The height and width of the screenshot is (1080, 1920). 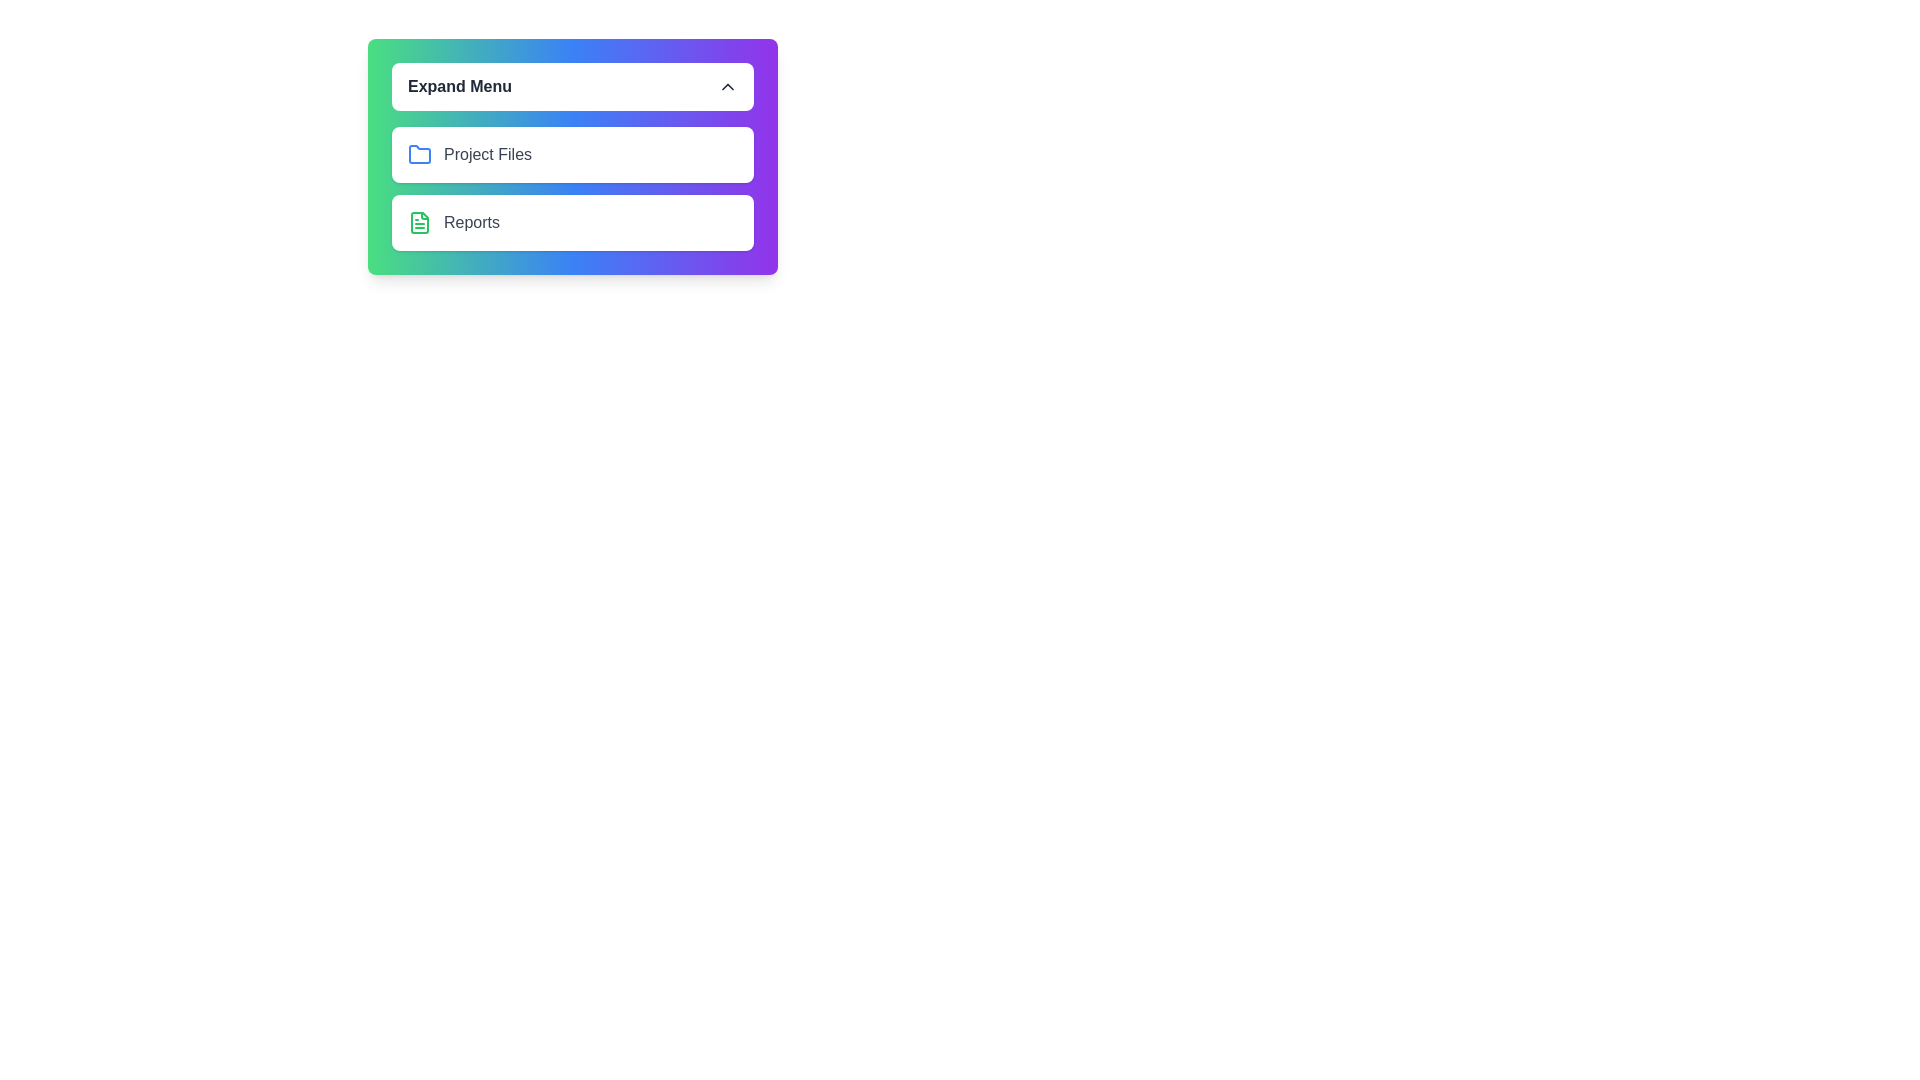 I want to click on the chevron-up IconButton located to the right of the 'Expand Menu' label, so click(x=727, y=86).